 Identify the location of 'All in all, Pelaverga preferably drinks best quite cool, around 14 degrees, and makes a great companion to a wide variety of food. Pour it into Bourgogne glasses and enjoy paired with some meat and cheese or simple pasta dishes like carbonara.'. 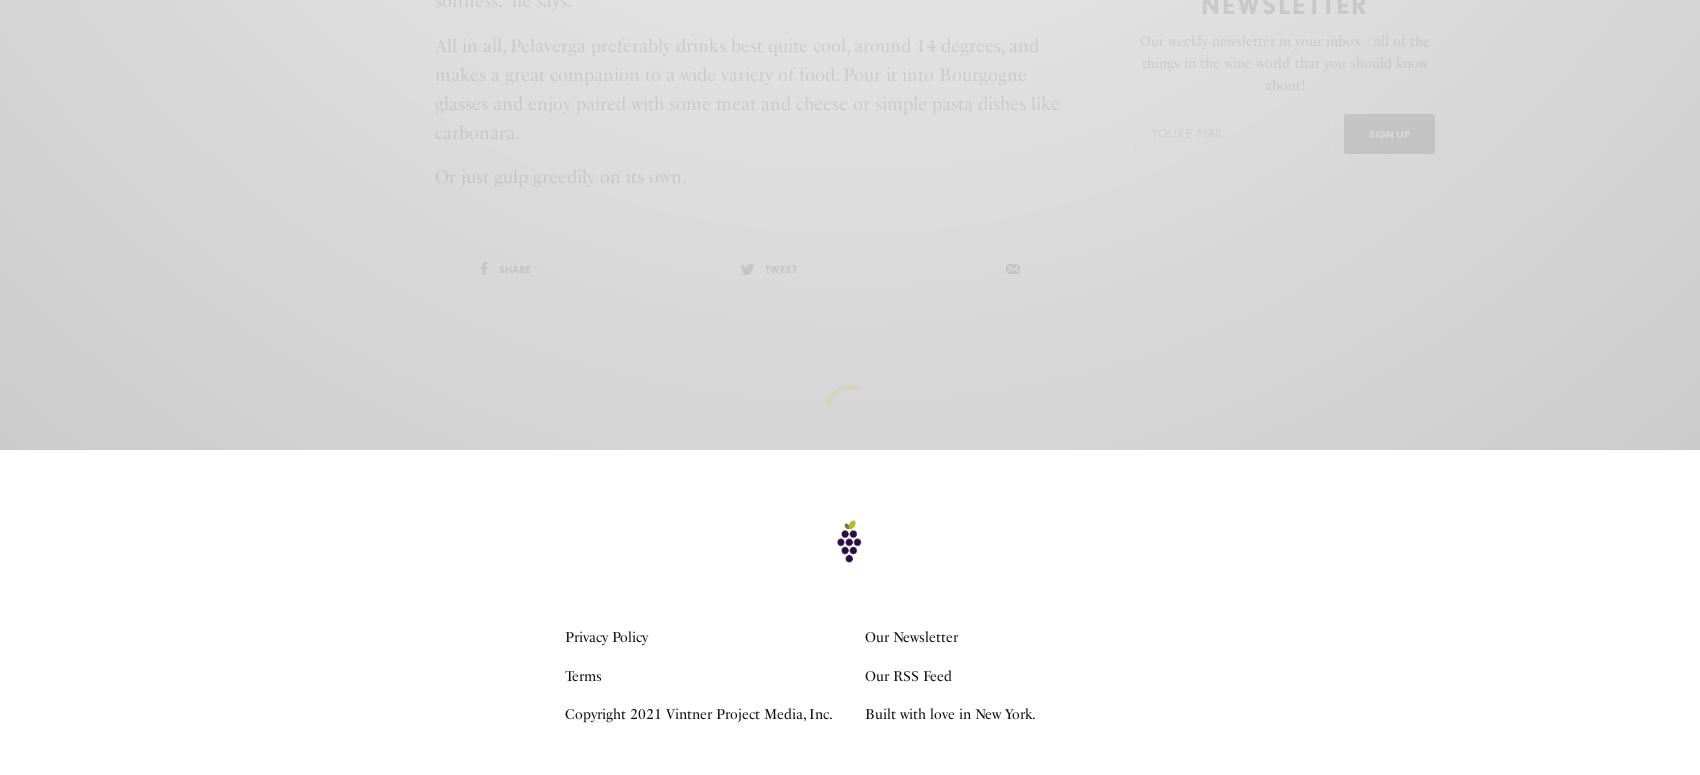
(435, 88).